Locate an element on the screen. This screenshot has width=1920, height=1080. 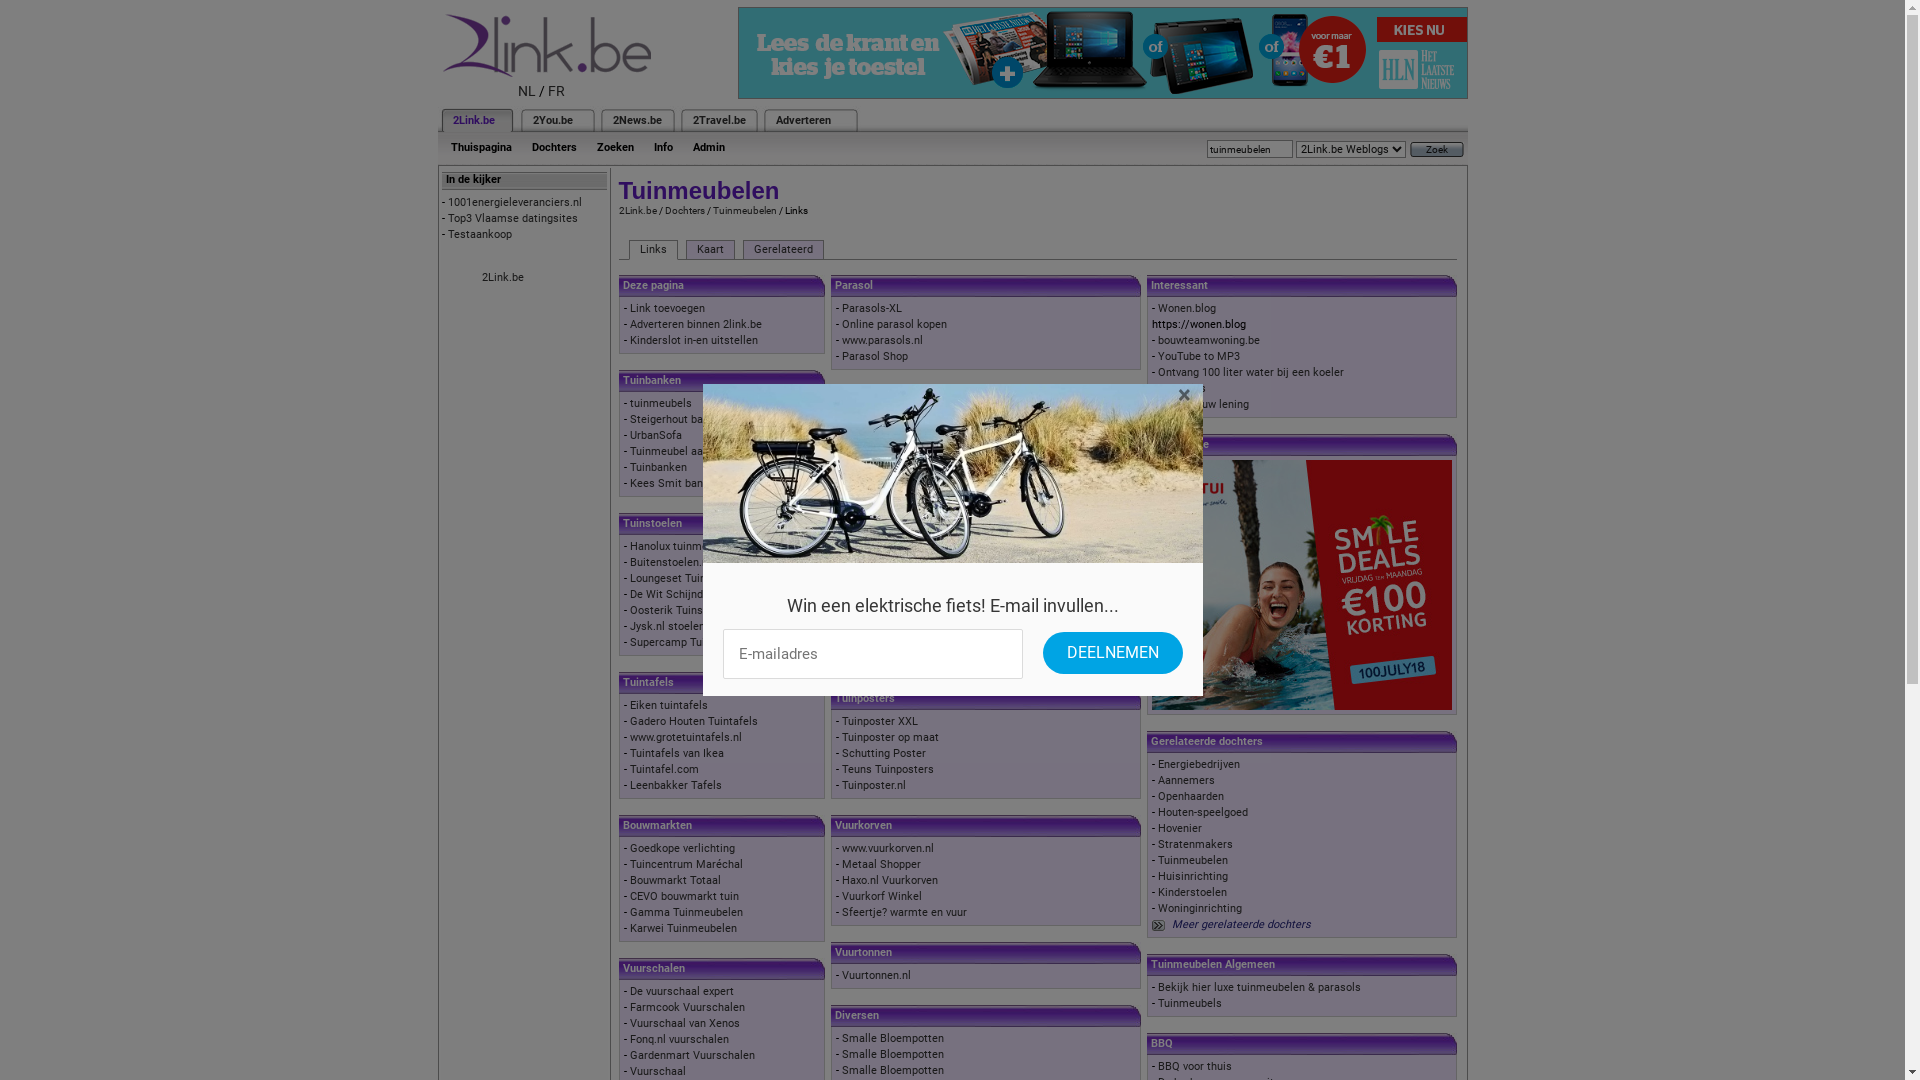
'www.parasols.nl' is located at coordinates (881, 339).